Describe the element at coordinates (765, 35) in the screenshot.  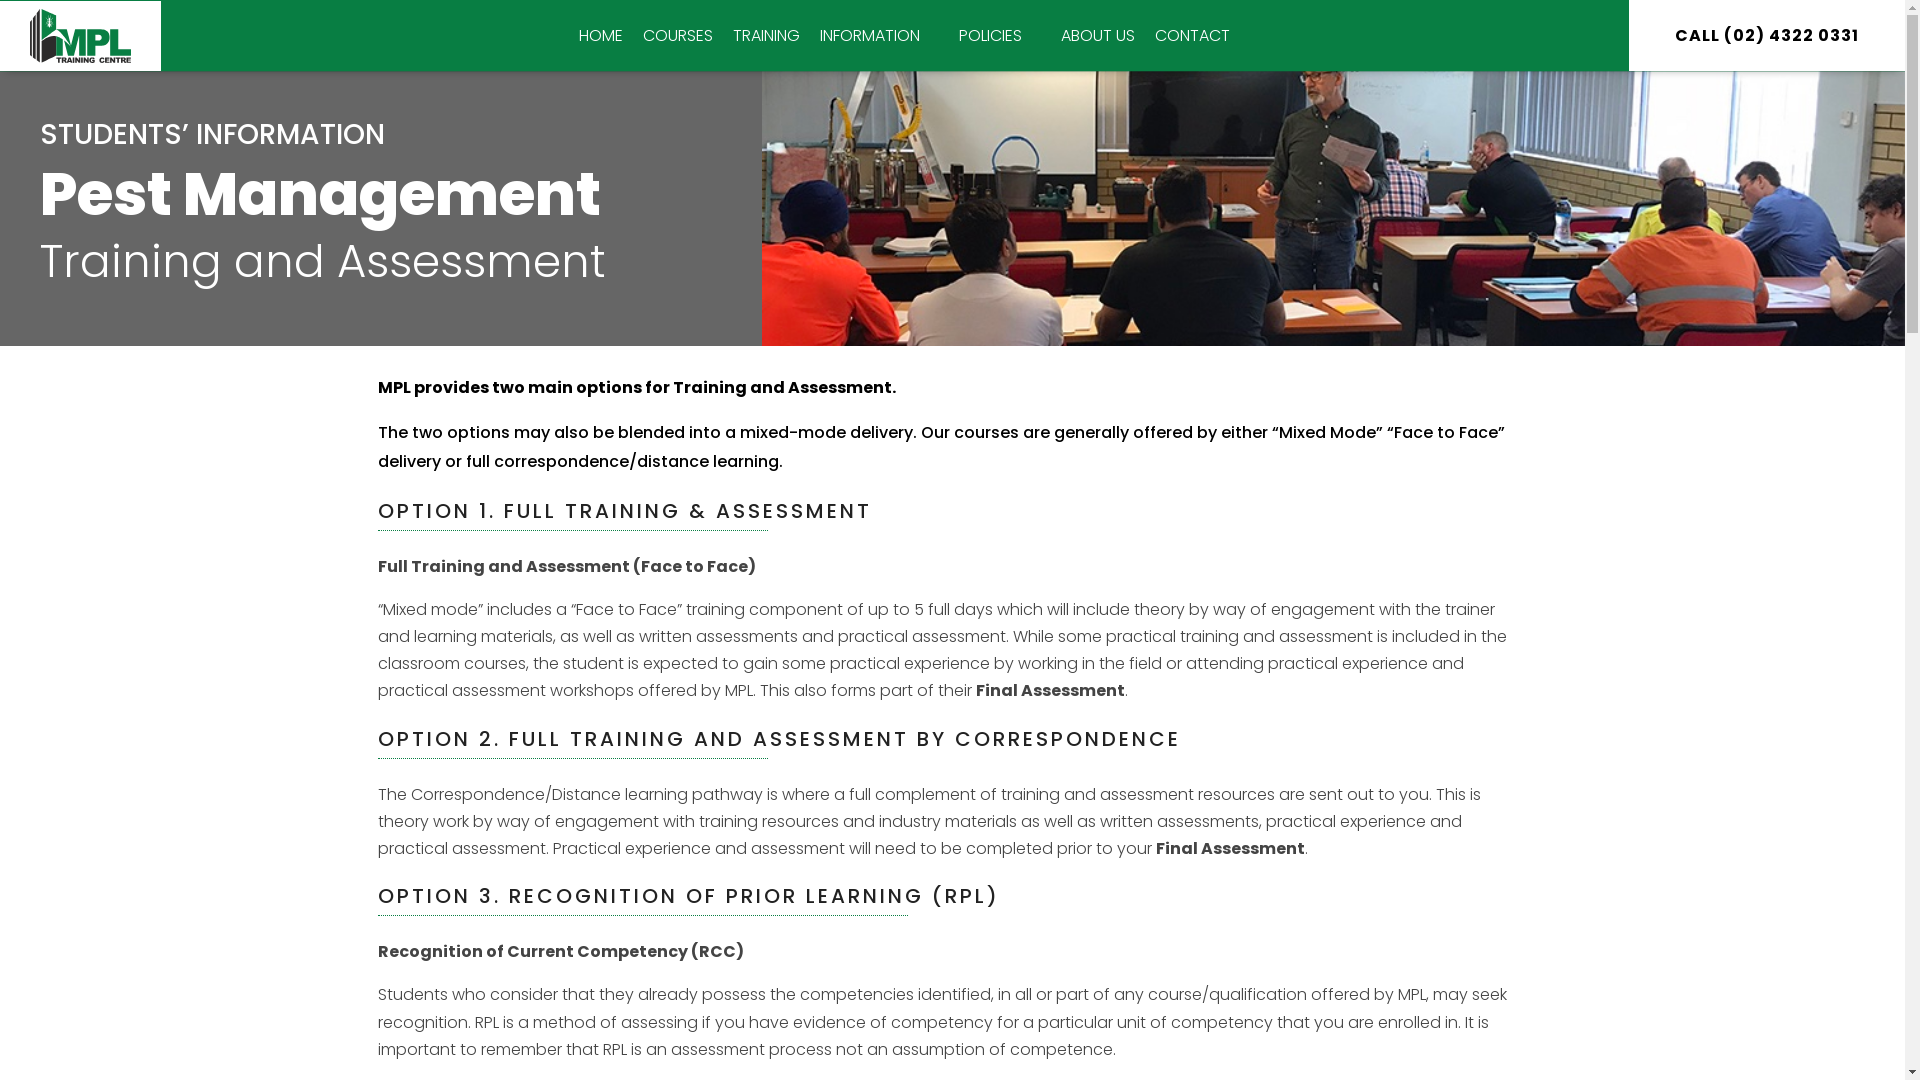
I see `'TRAINING'` at that location.